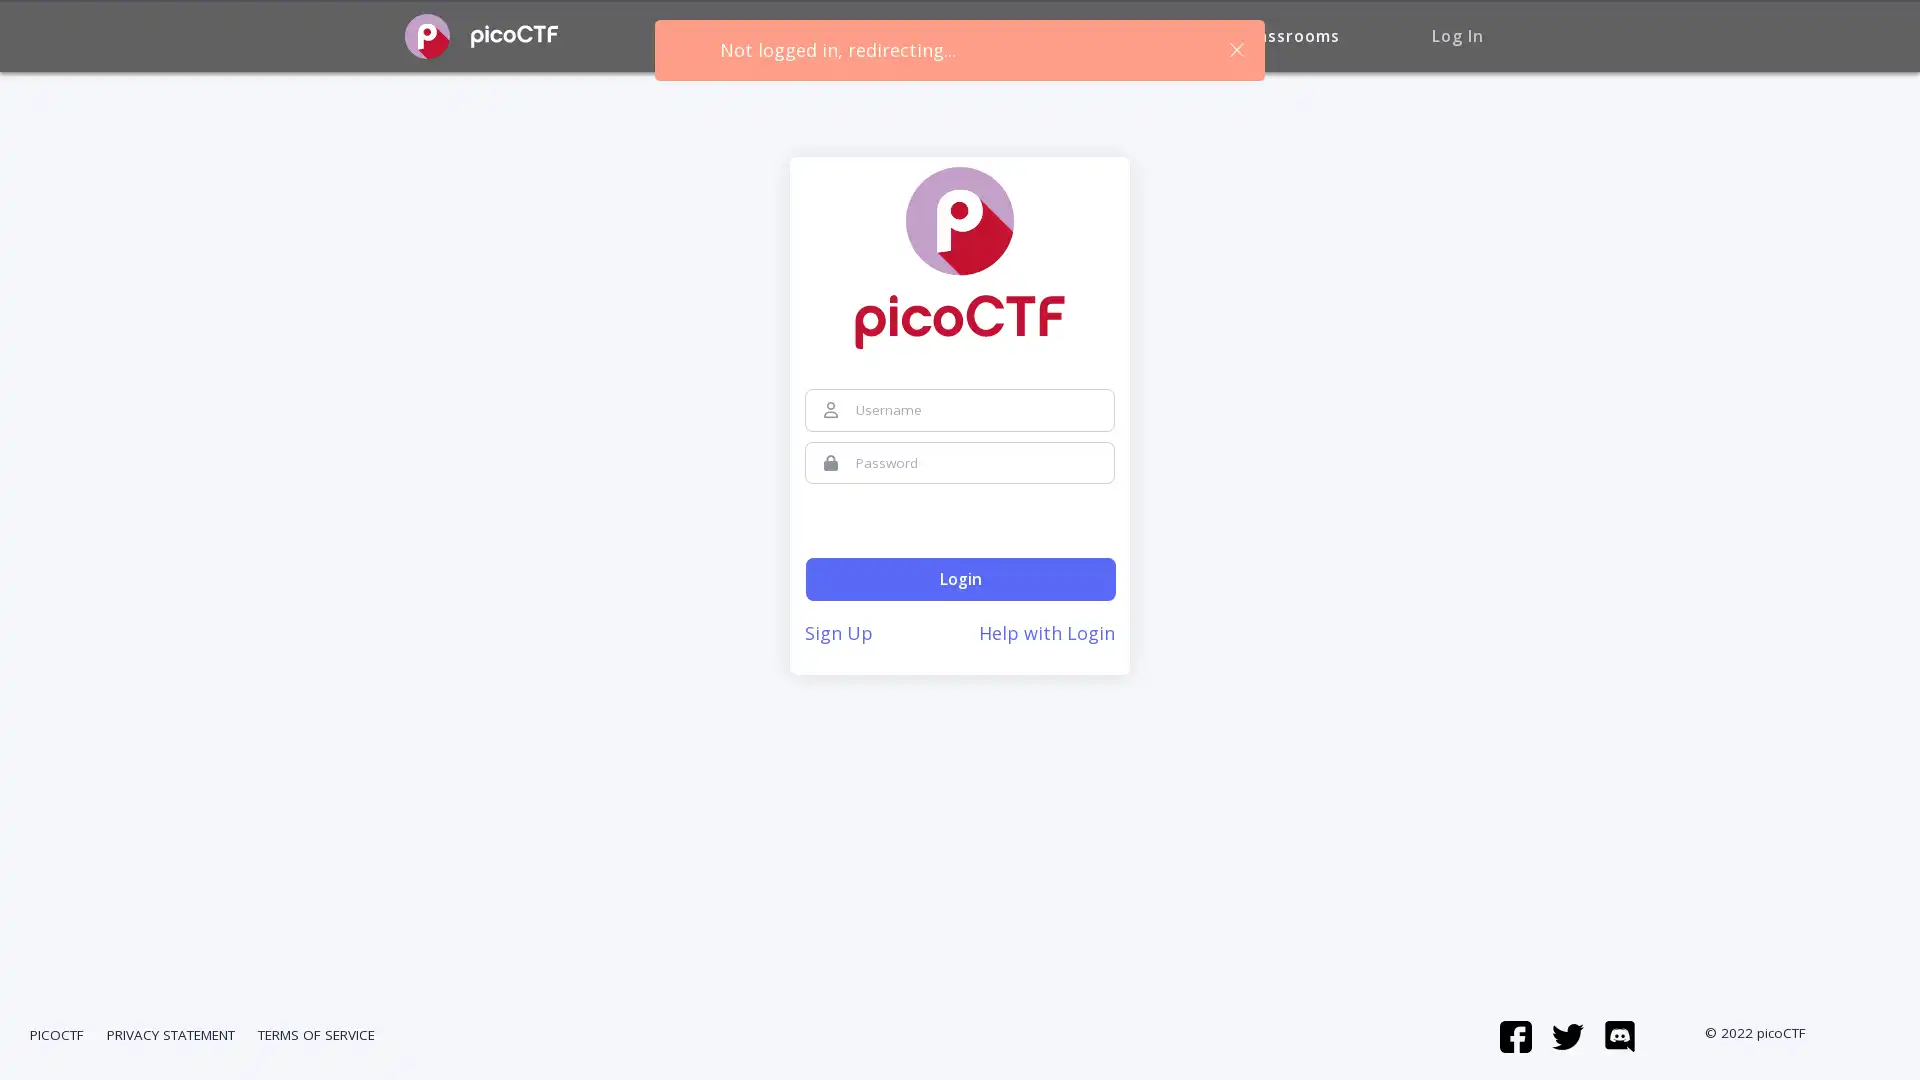 The height and width of the screenshot is (1080, 1920). I want to click on Login, so click(960, 579).